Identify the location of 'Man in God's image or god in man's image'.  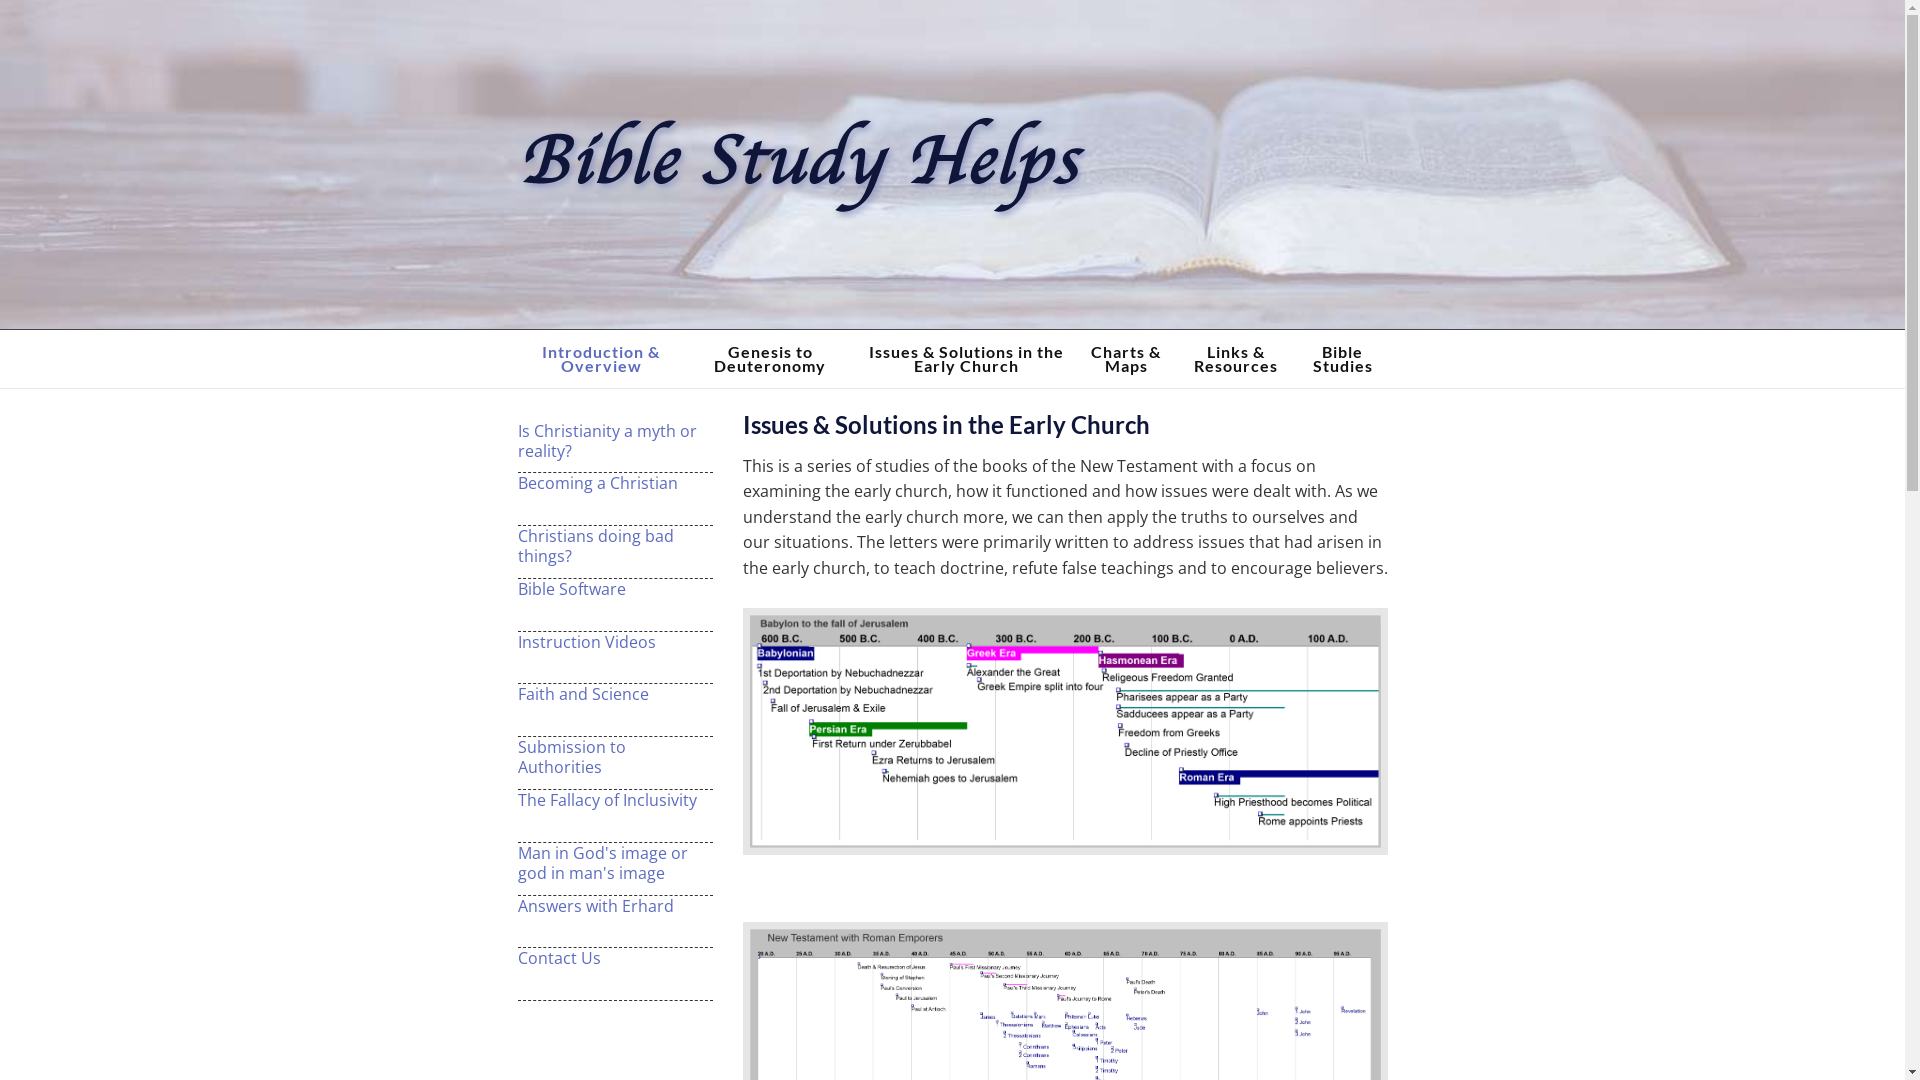
(614, 862).